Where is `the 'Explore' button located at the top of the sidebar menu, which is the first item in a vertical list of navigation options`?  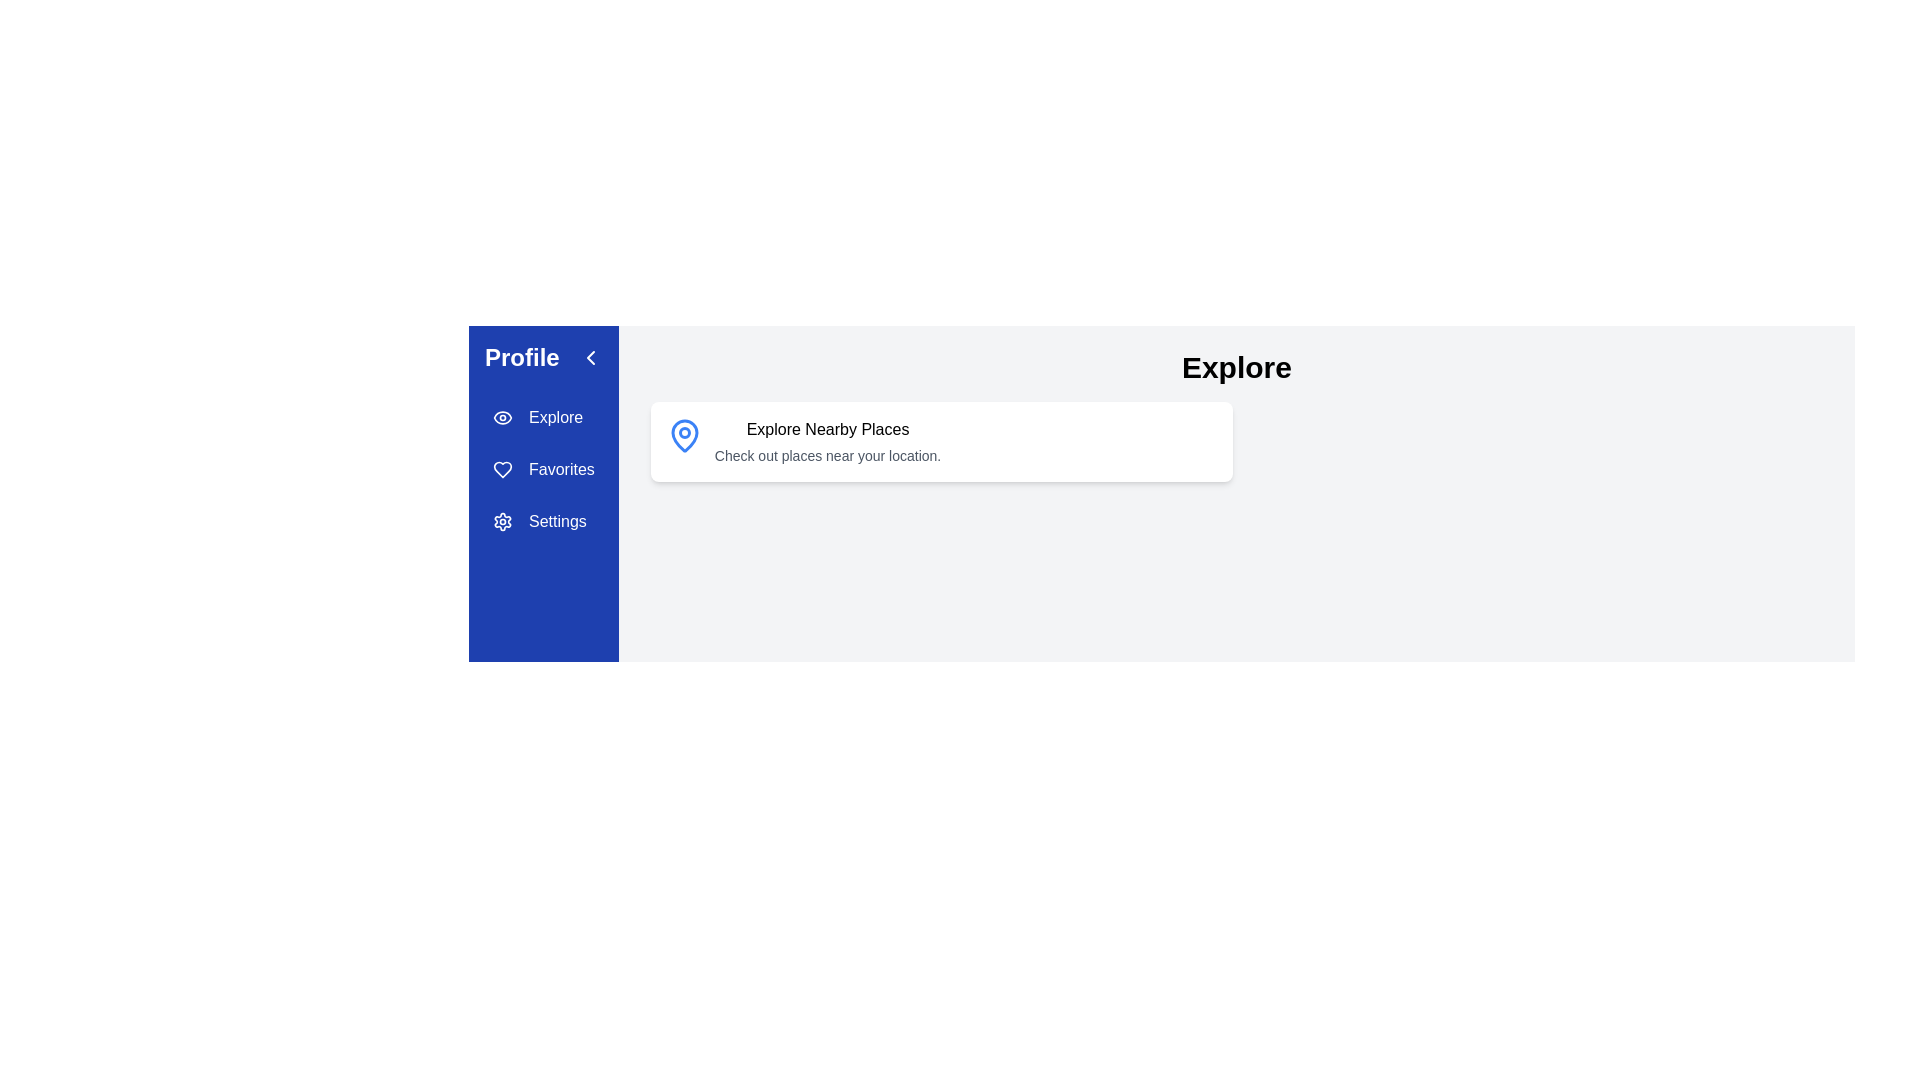 the 'Explore' button located at the top of the sidebar menu, which is the first item in a vertical list of navigation options is located at coordinates (543, 416).